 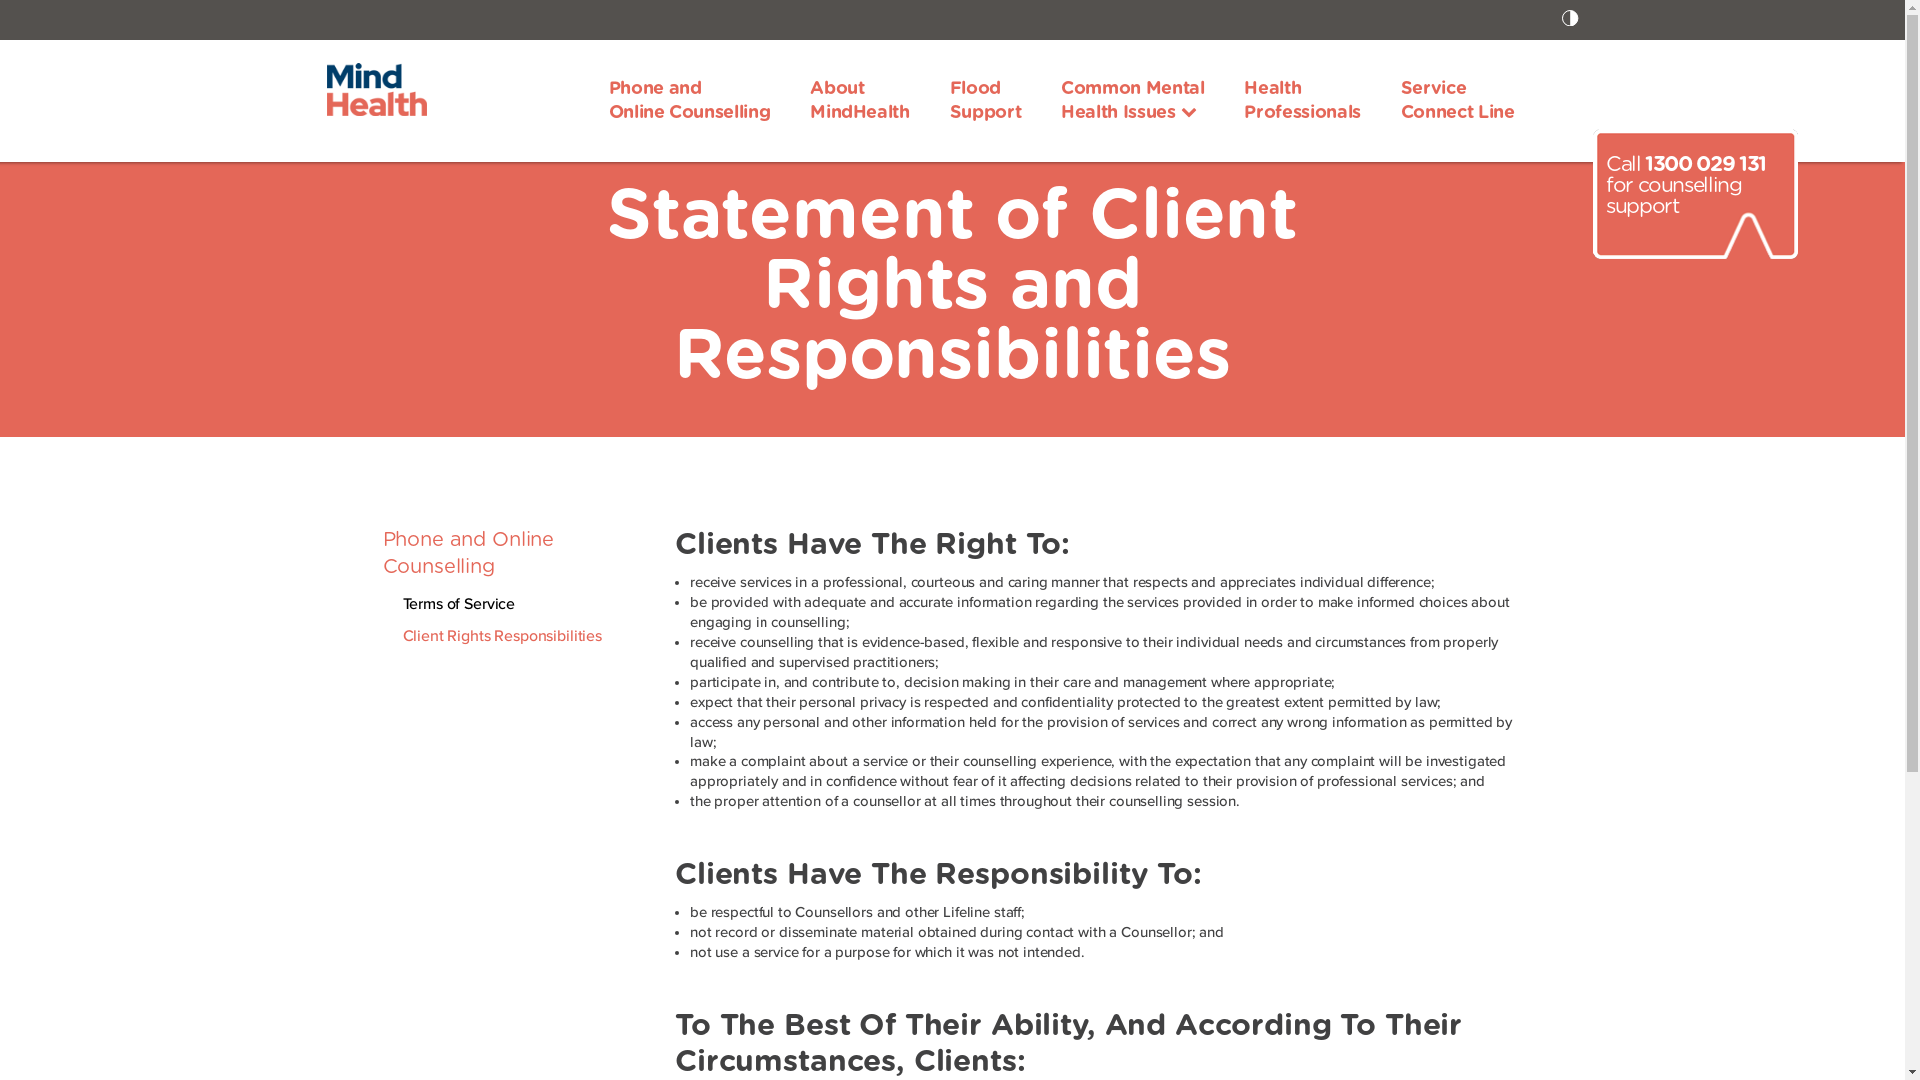 What do you see at coordinates (1458, 101) in the screenshot?
I see `'Service` at bounding box center [1458, 101].